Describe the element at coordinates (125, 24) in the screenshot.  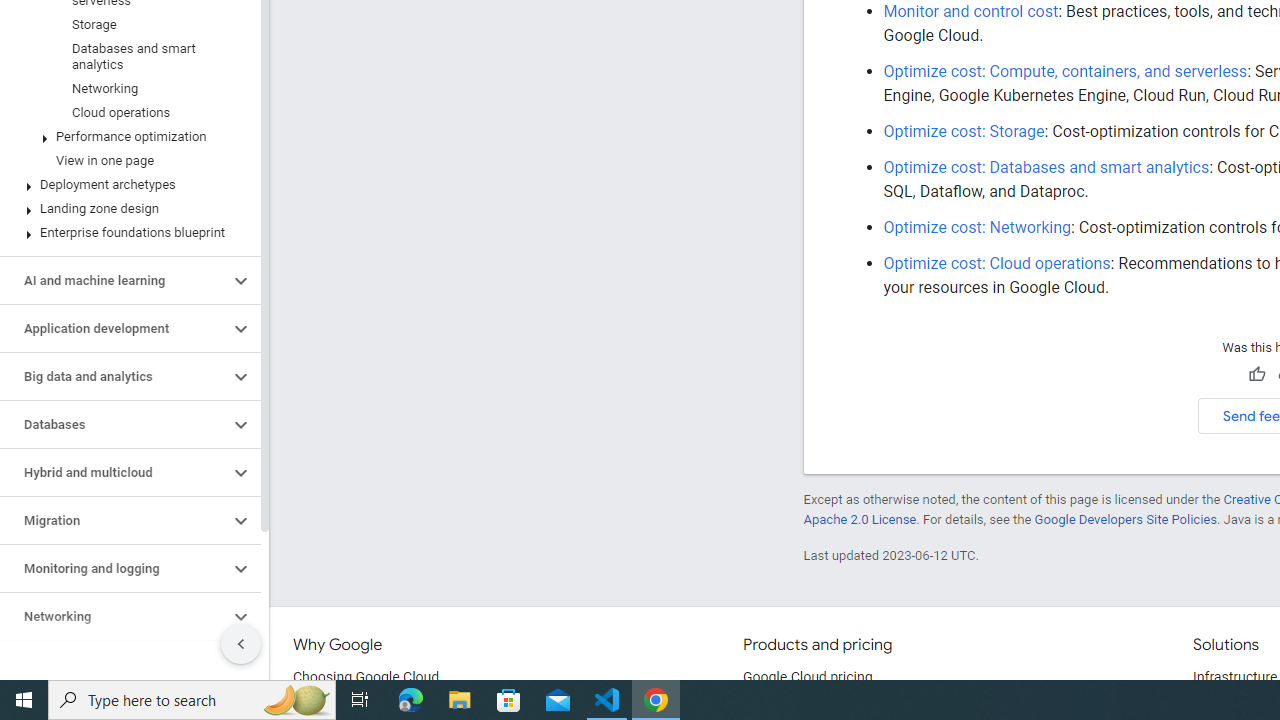
I see `'Storage'` at that location.